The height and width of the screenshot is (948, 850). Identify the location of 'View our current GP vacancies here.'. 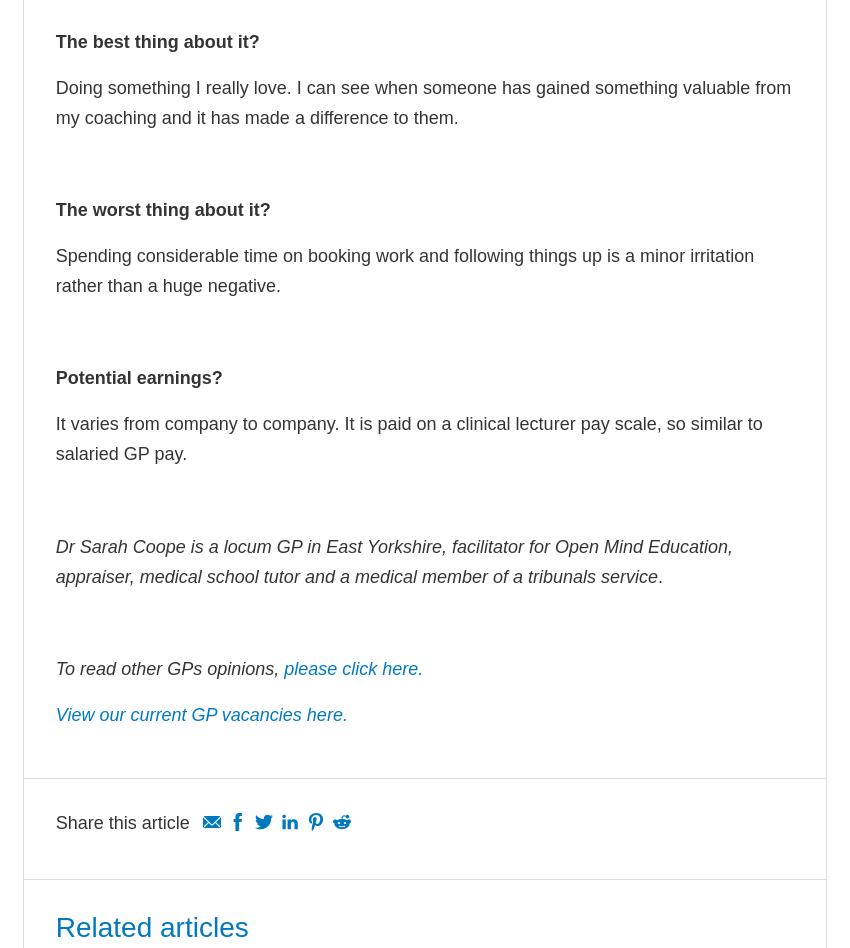
(200, 714).